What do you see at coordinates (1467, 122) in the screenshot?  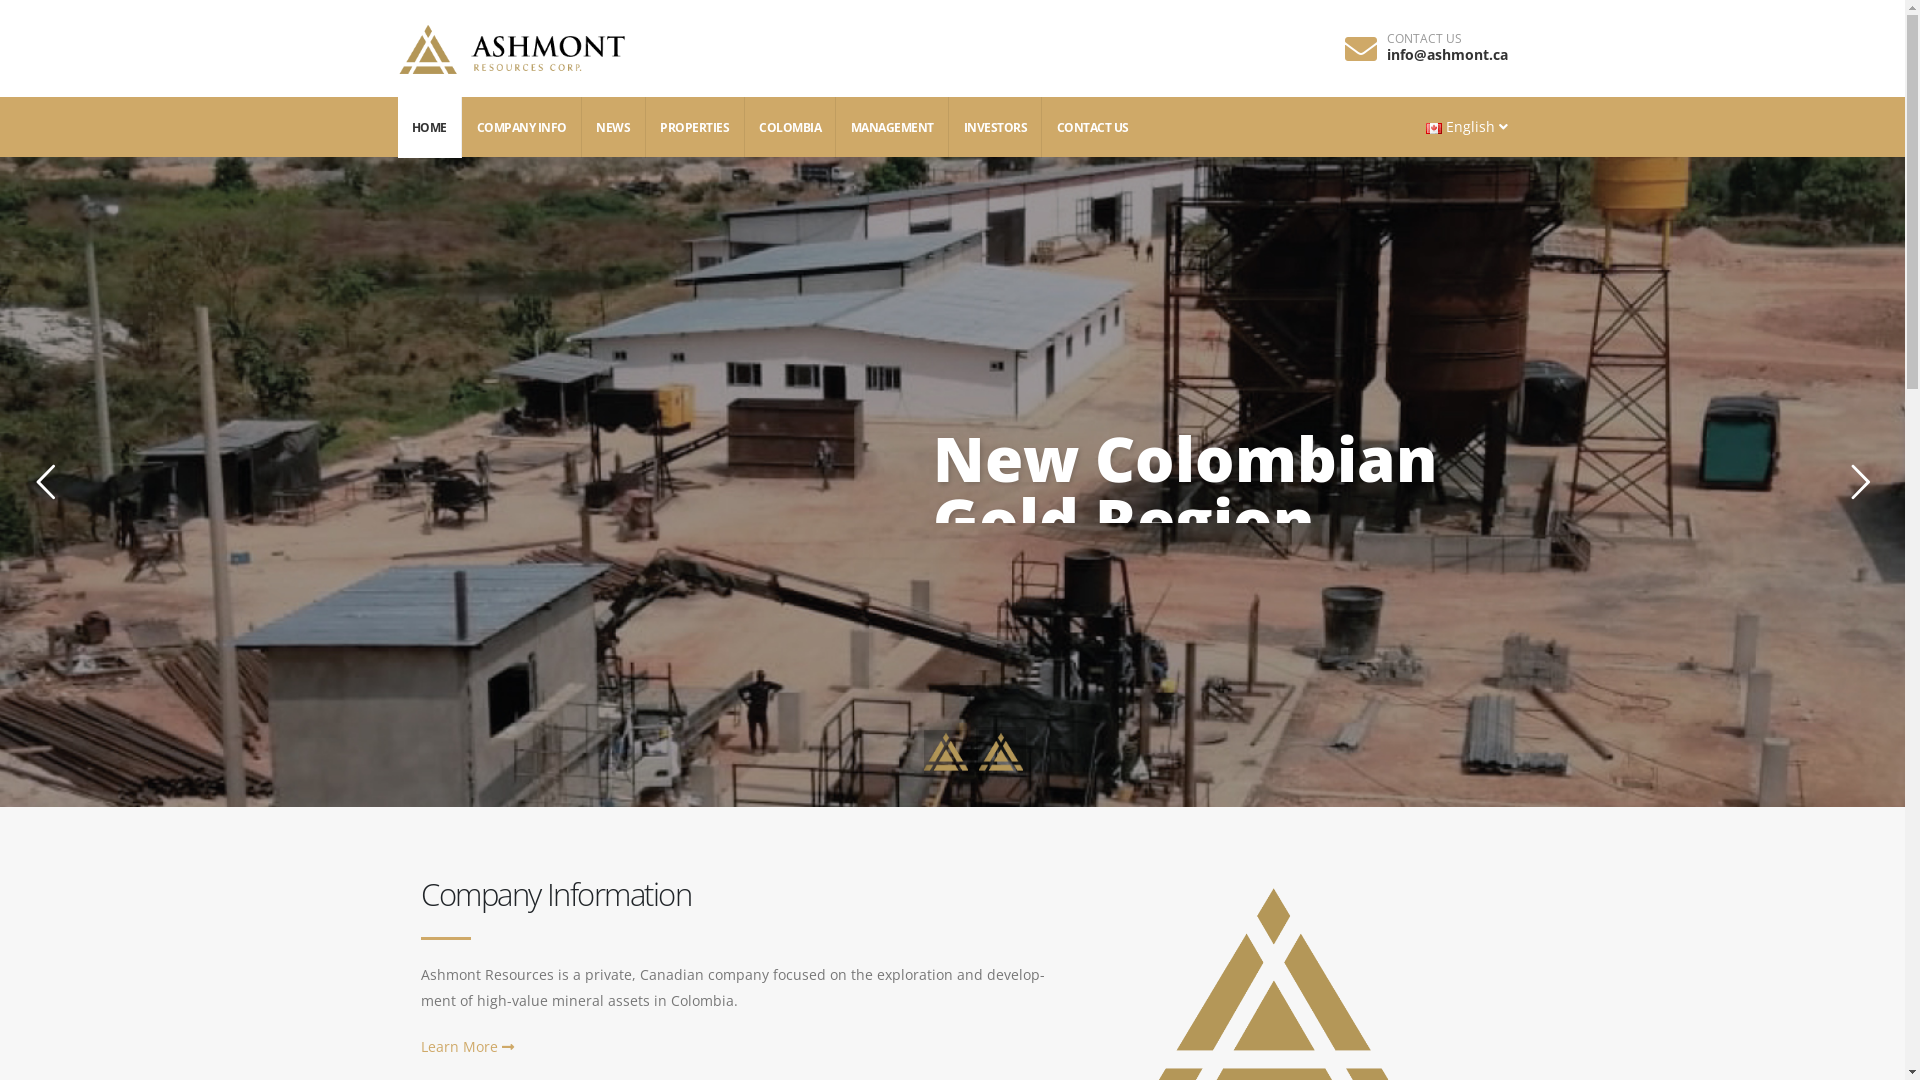 I see `'English'` at bounding box center [1467, 122].